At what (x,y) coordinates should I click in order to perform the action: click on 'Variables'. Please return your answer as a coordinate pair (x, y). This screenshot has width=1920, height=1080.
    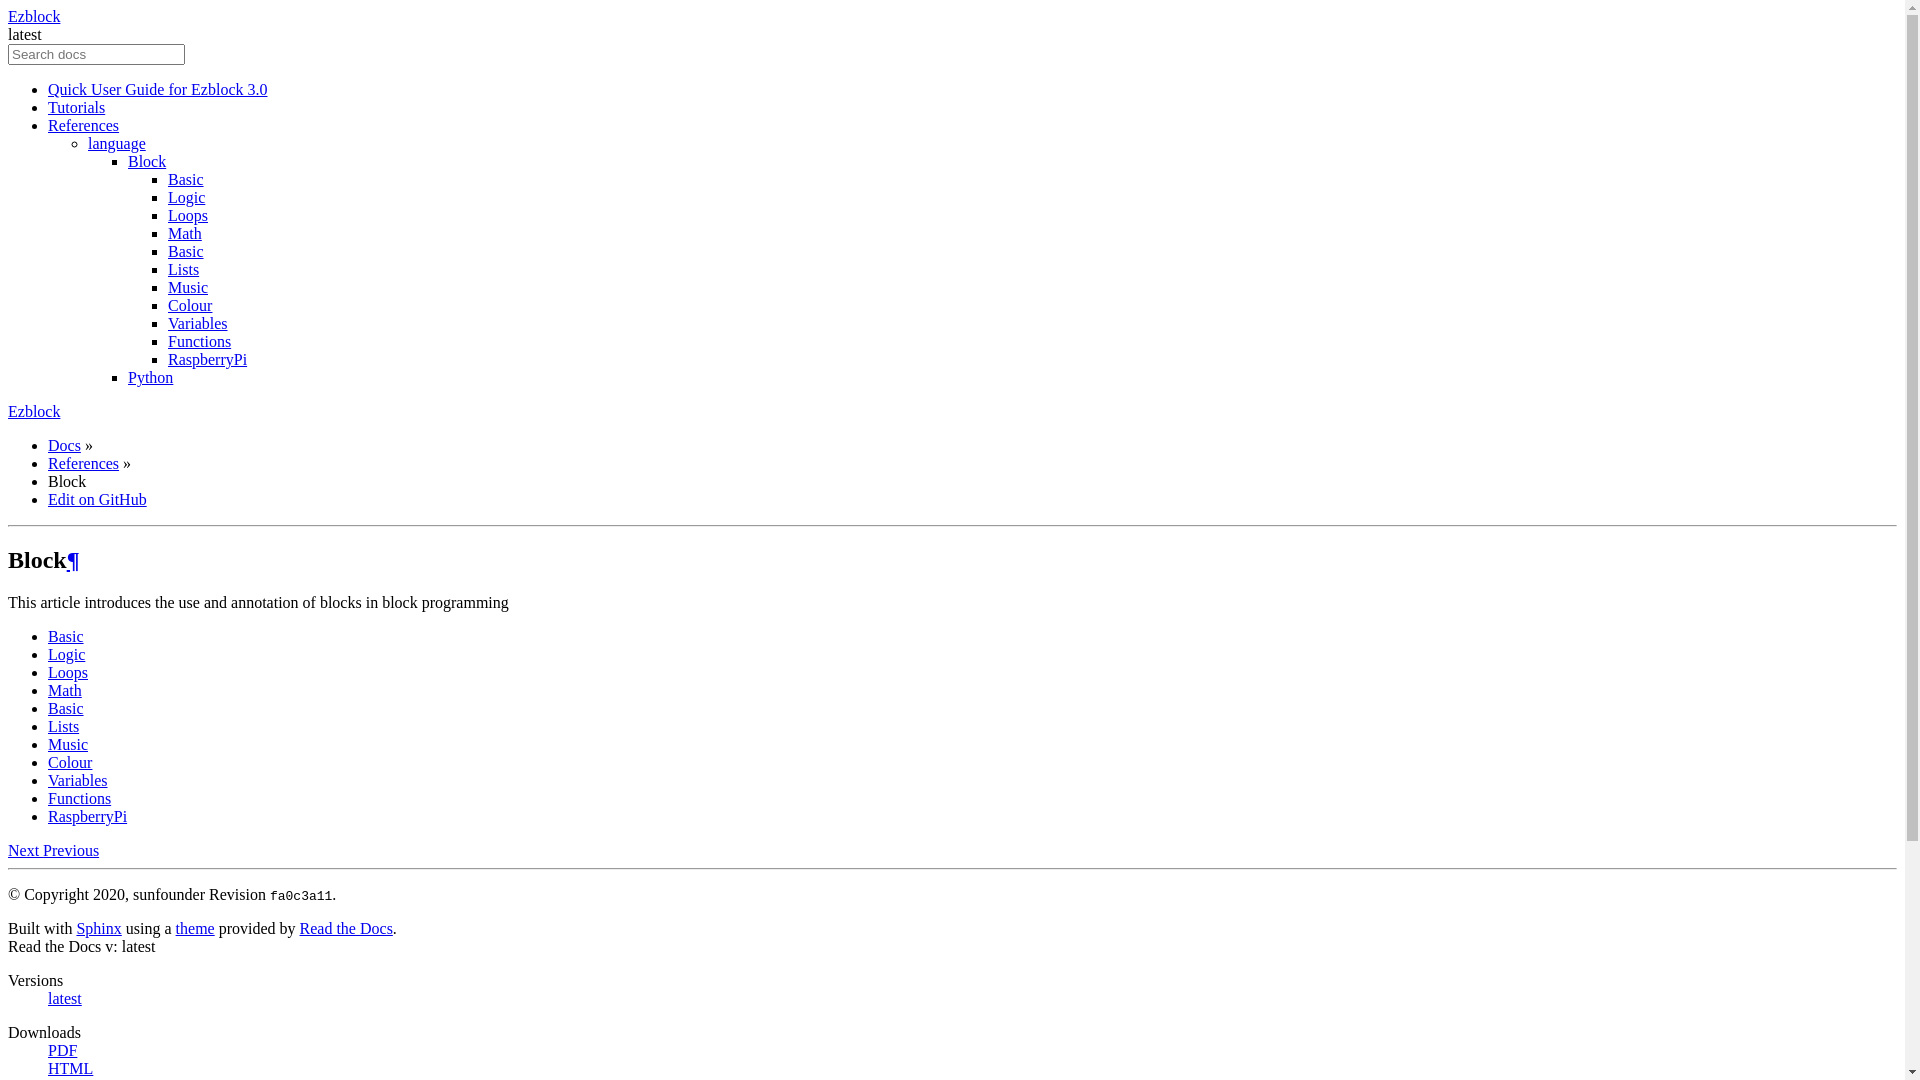
    Looking at the image, I should click on (197, 322).